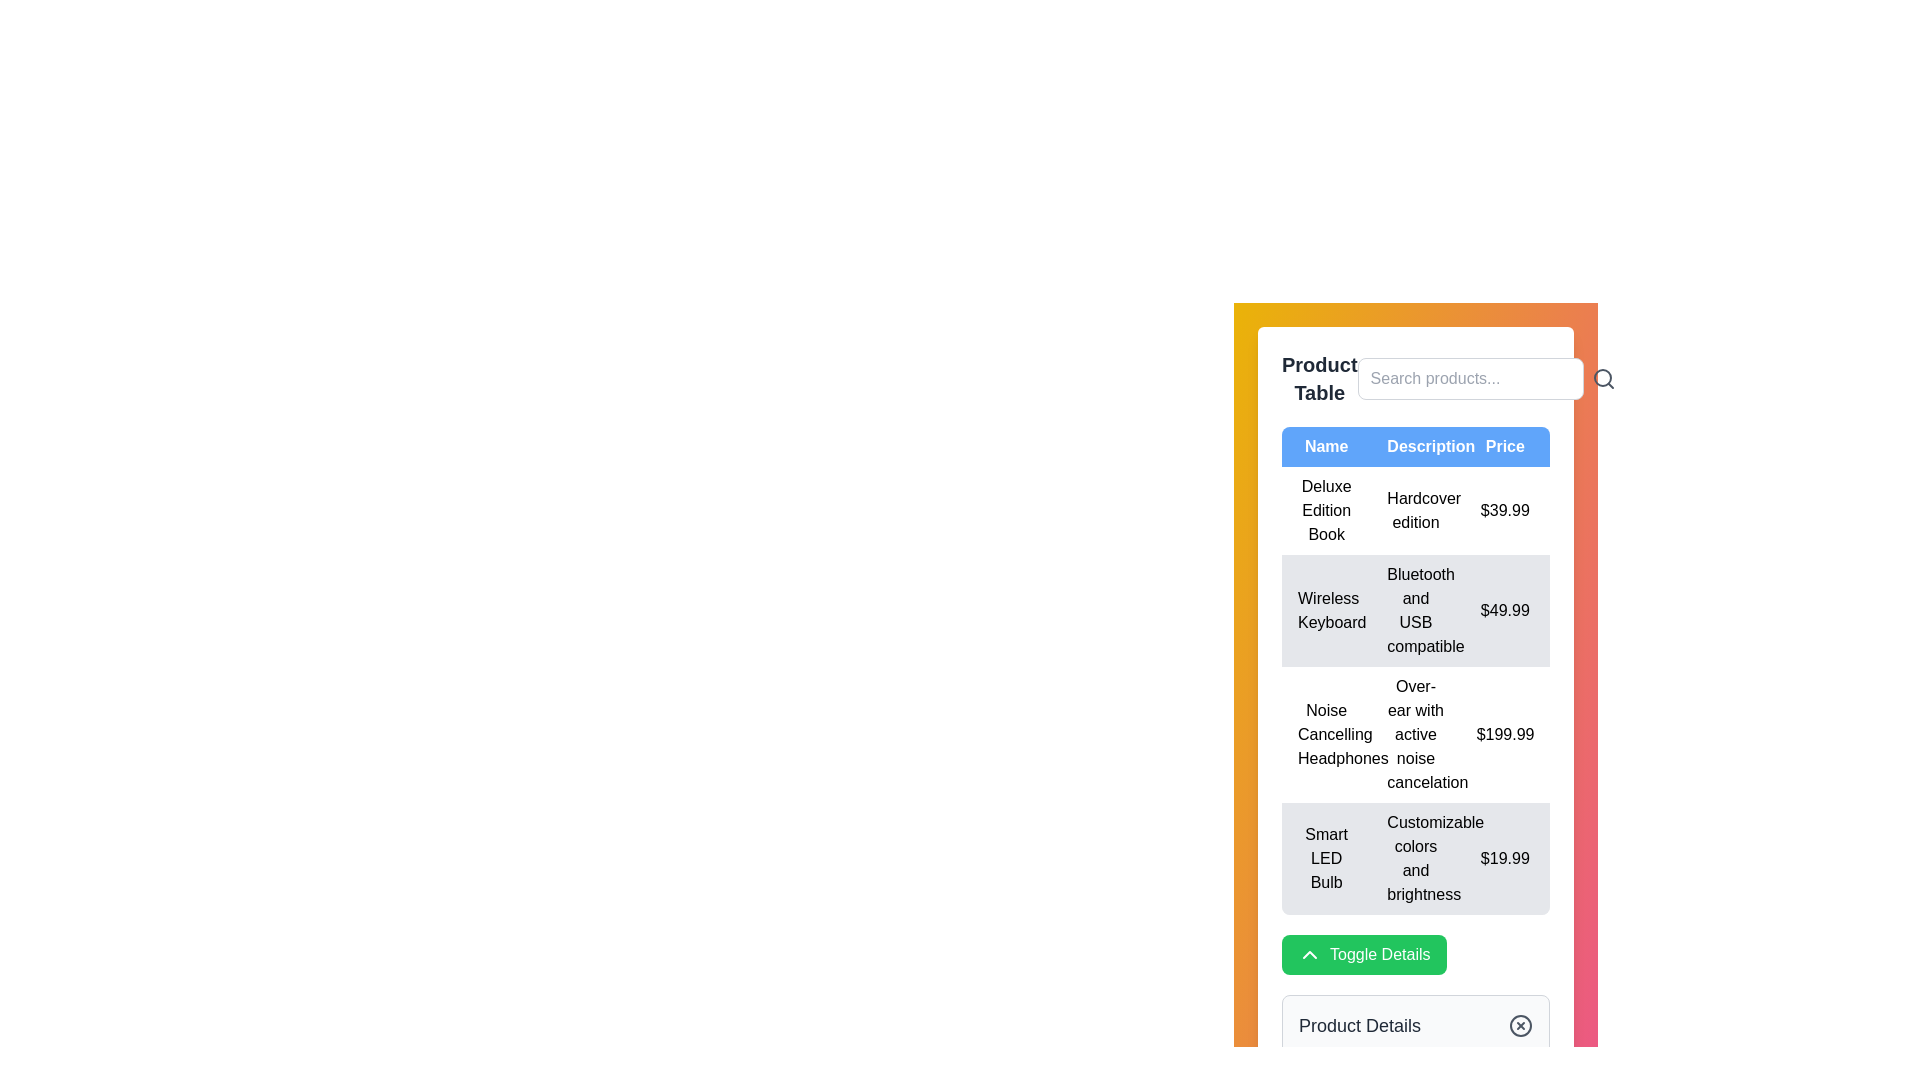 The width and height of the screenshot is (1920, 1080). What do you see at coordinates (1415, 609) in the screenshot?
I see `the second row of the product table that contains details about the 'Wireless Keyboard'` at bounding box center [1415, 609].